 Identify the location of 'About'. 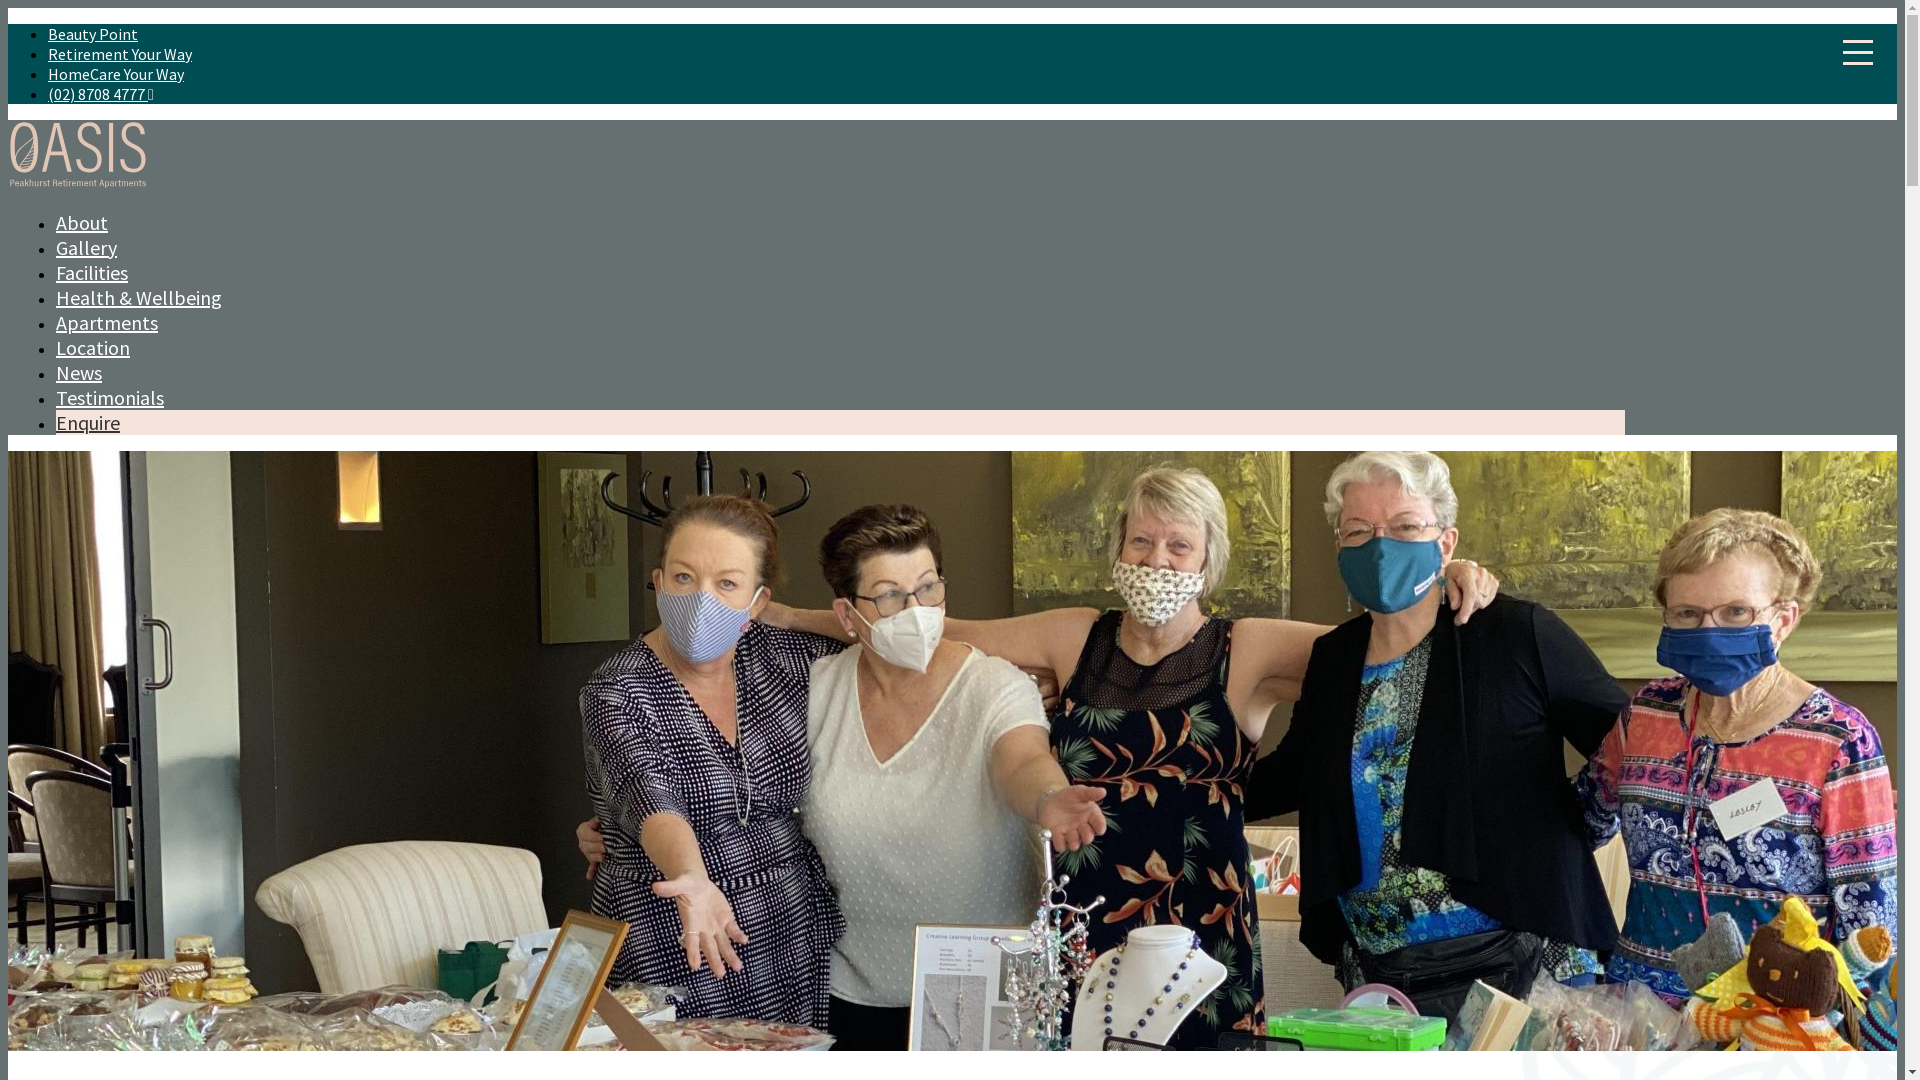
(56, 222).